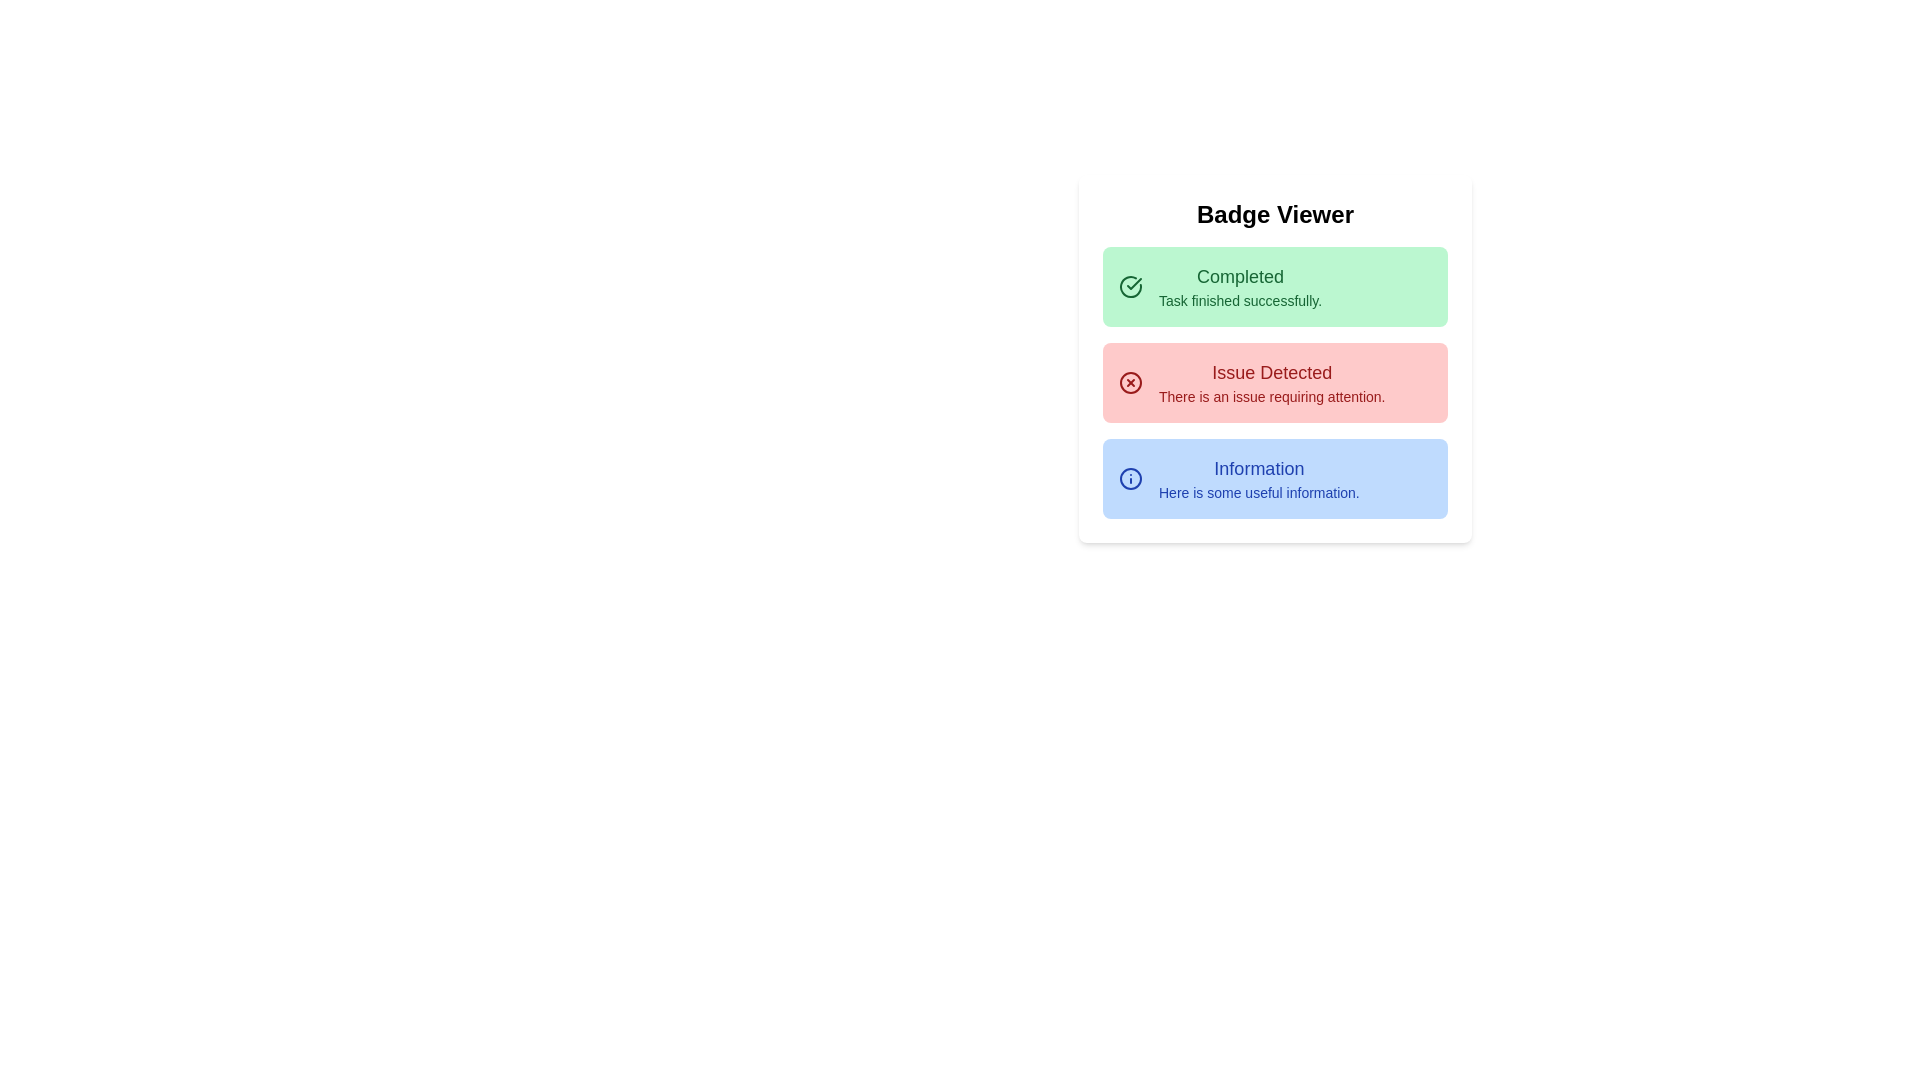 The image size is (1920, 1080). Describe the element at coordinates (1131, 382) in the screenshot. I see `the thin, circular icon with a red stroke and a cross inside, located in the second row under 'Badge Viewer' next to 'Issue Detected.'` at that location.